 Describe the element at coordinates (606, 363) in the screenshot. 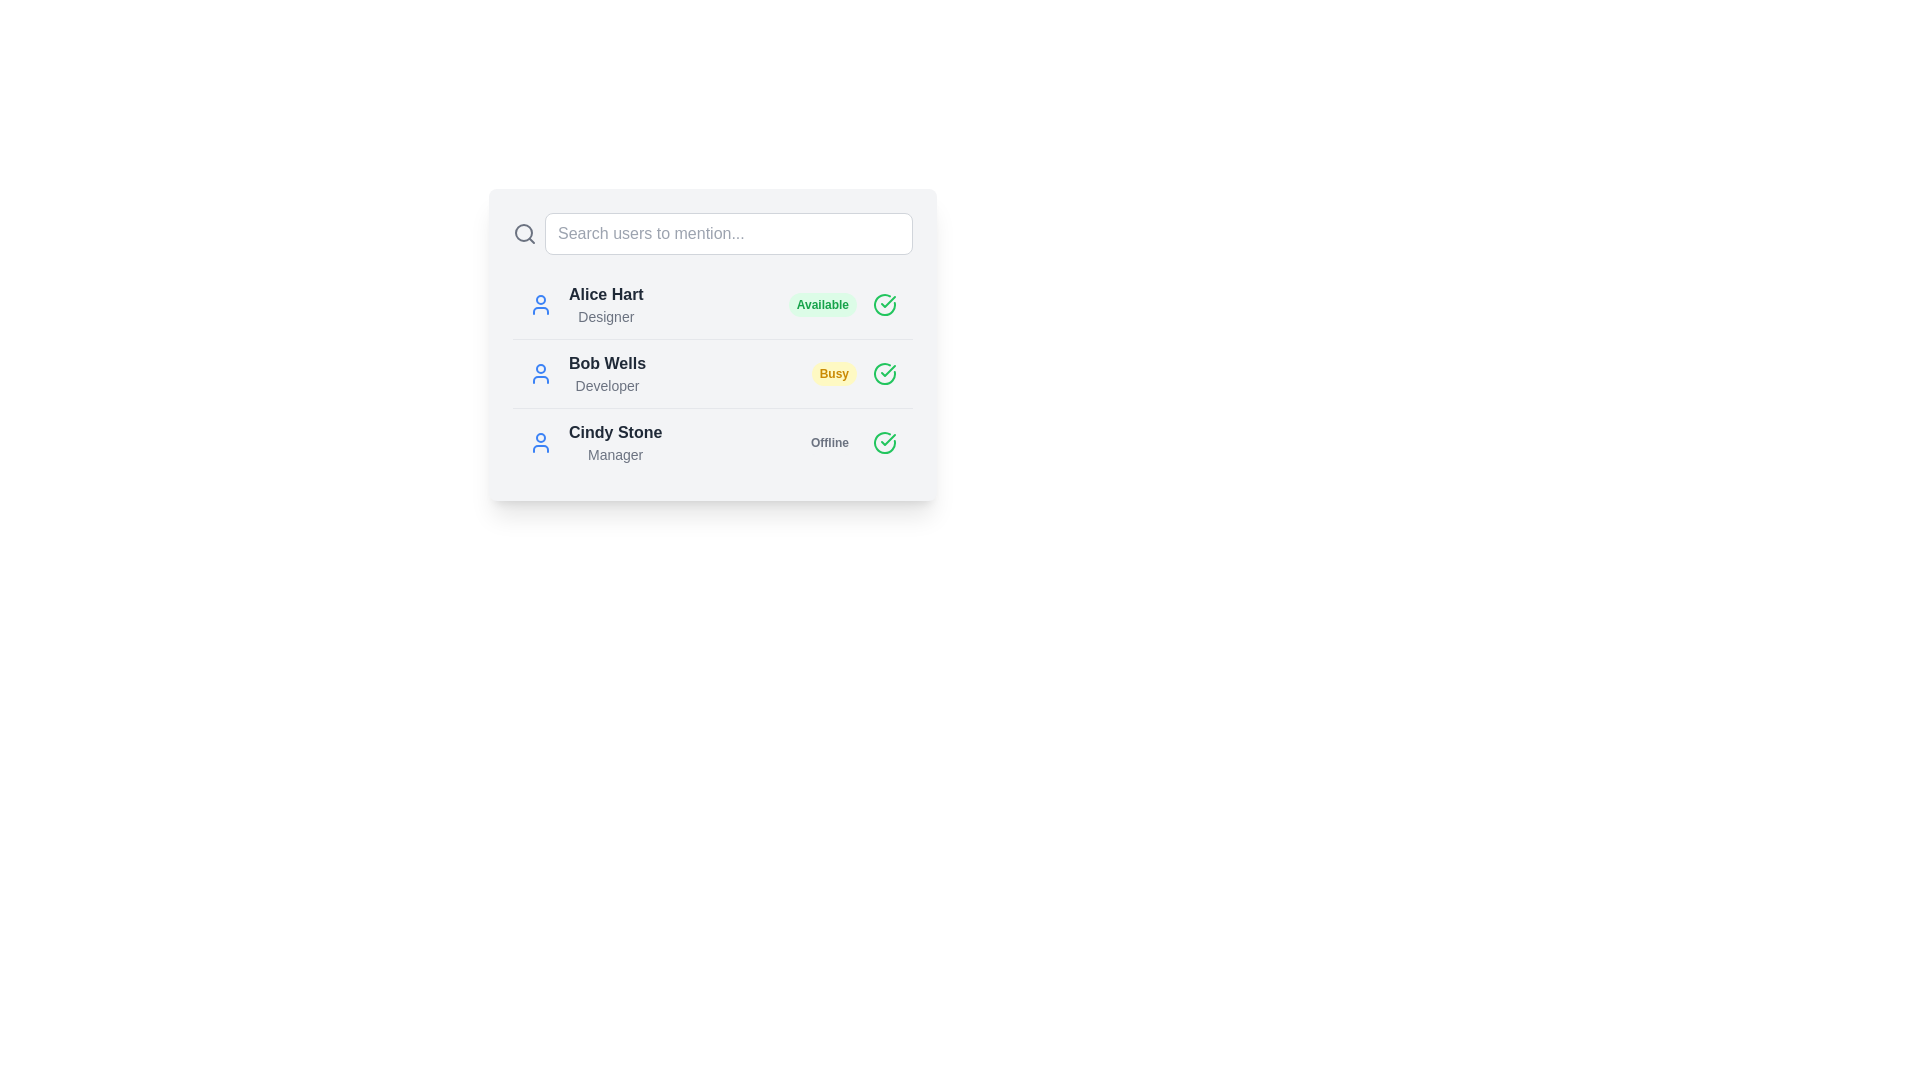

I see `the bold text label 'Bob Wells', which is the first line of a two-line text block in a user entry list` at that location.